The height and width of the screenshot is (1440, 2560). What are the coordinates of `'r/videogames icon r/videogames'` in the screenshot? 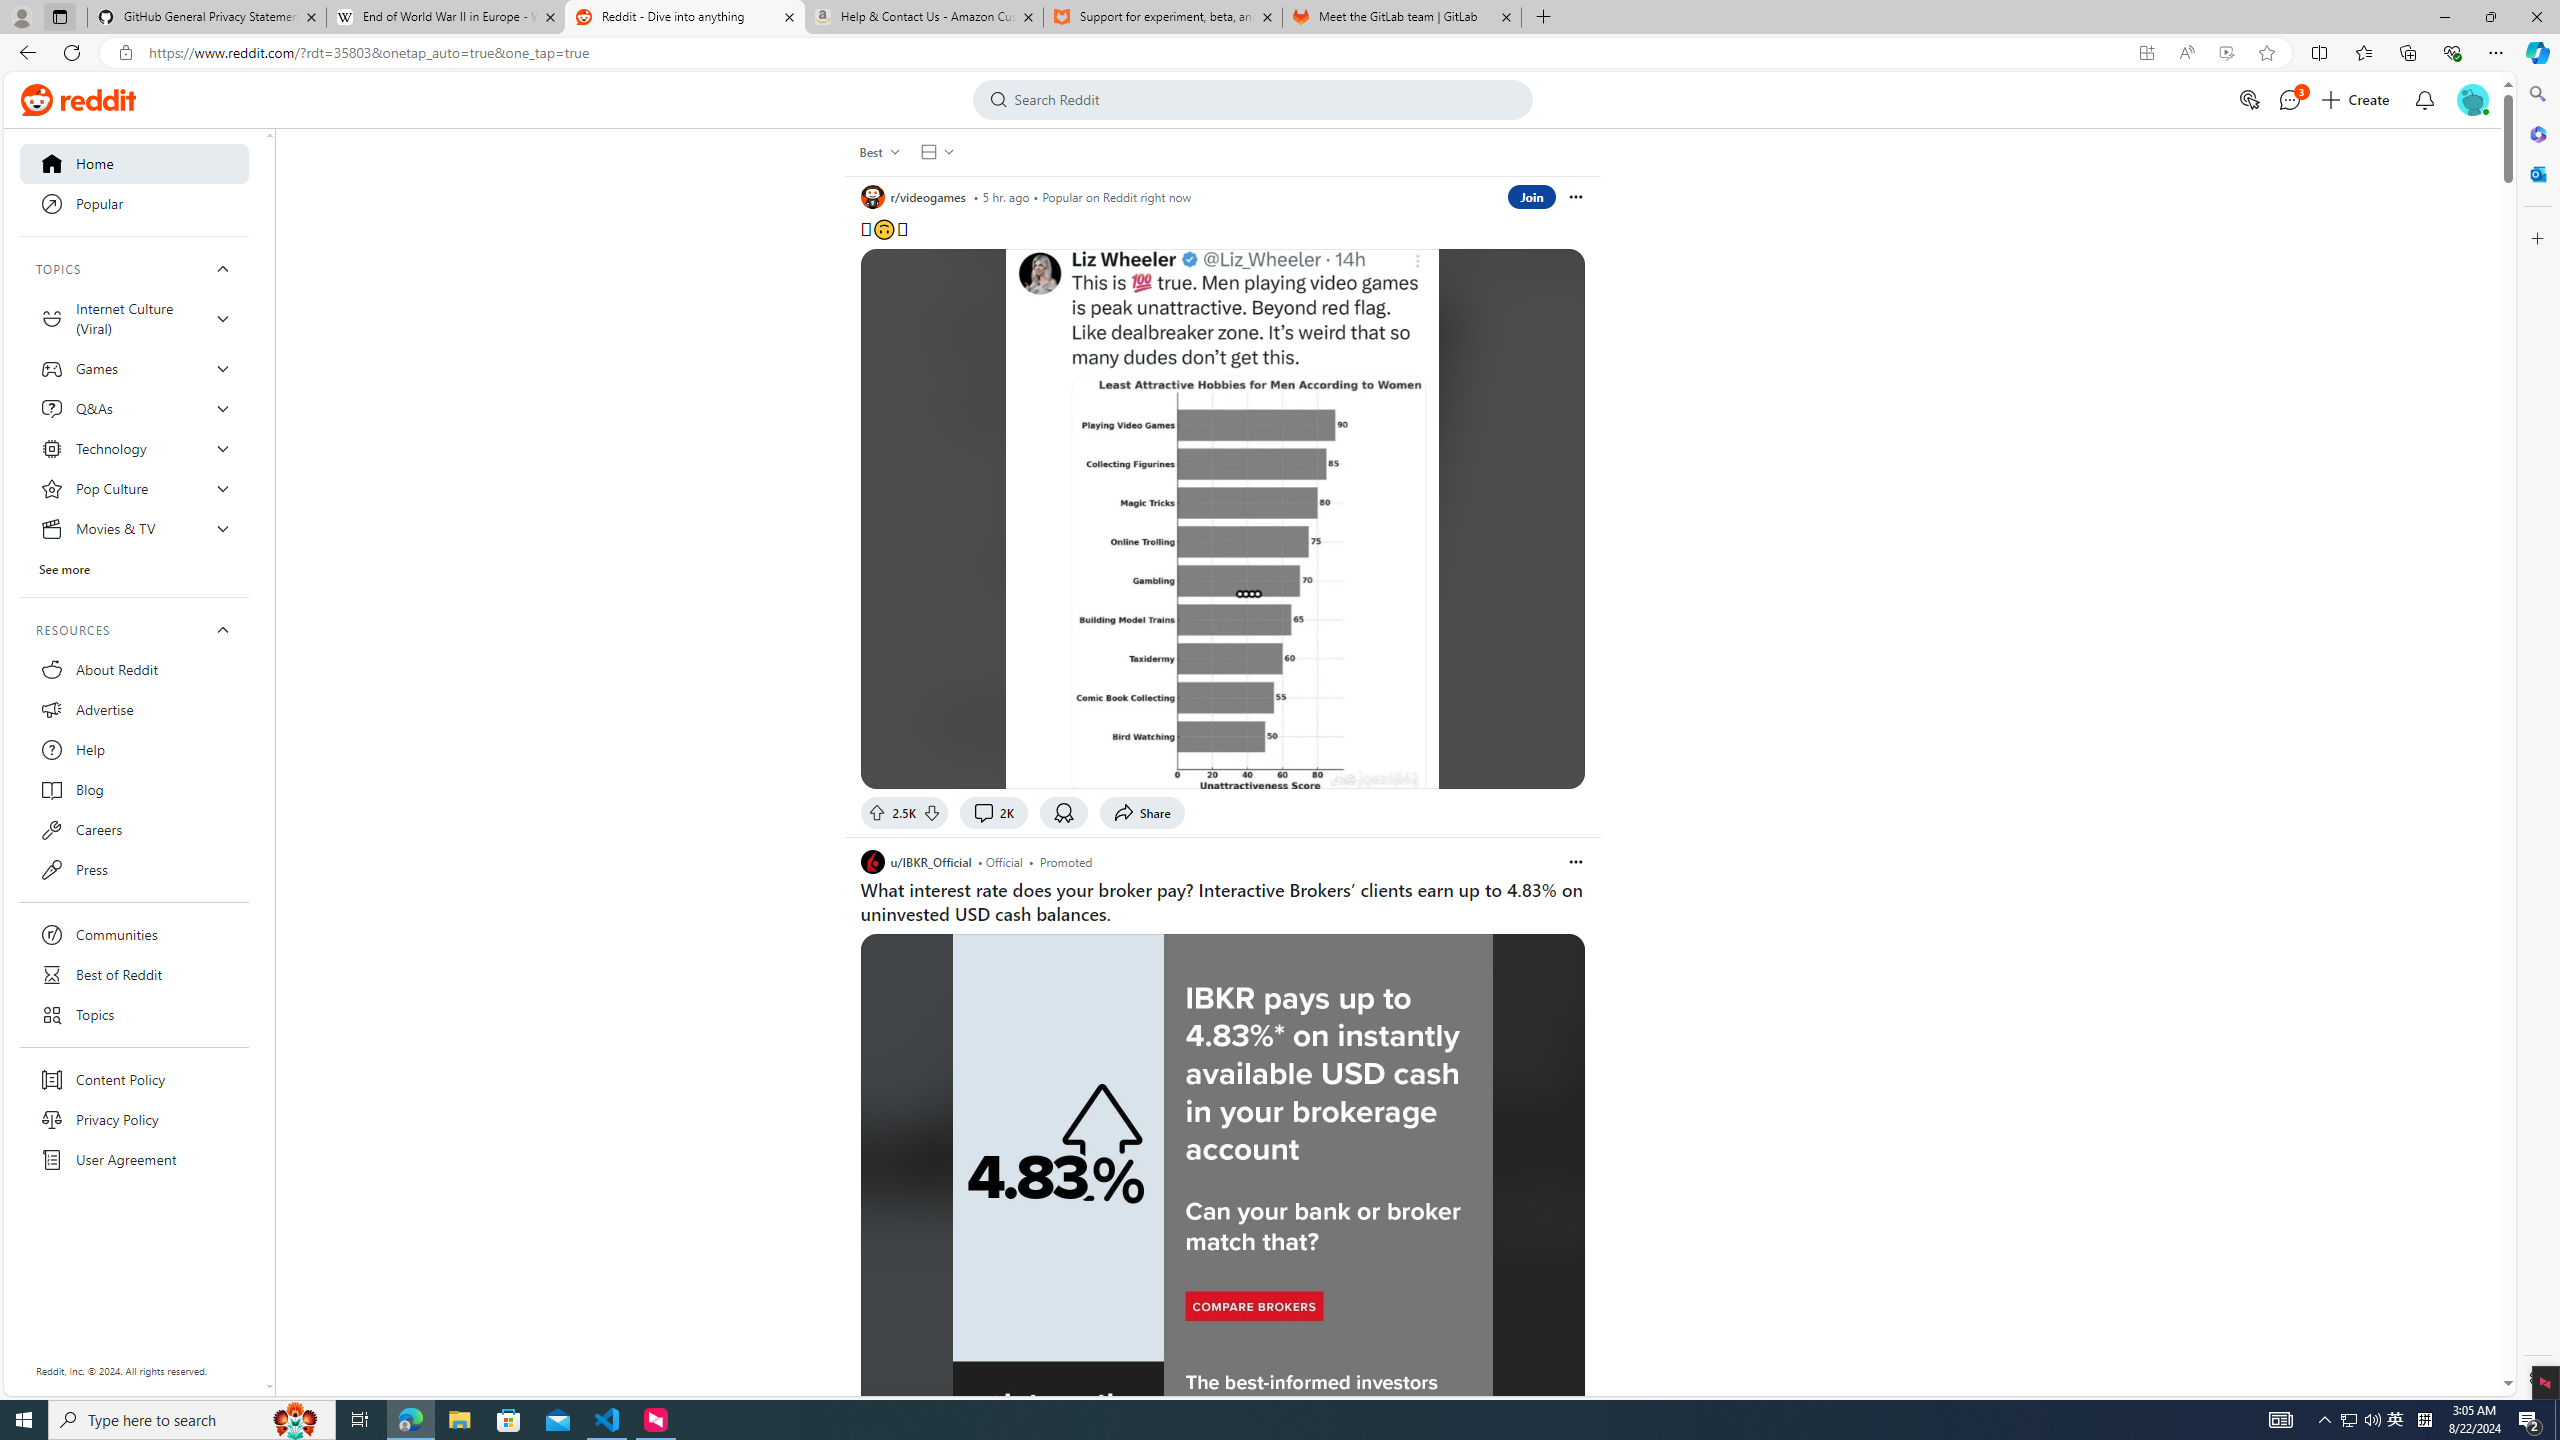 It's located at (912, 196).